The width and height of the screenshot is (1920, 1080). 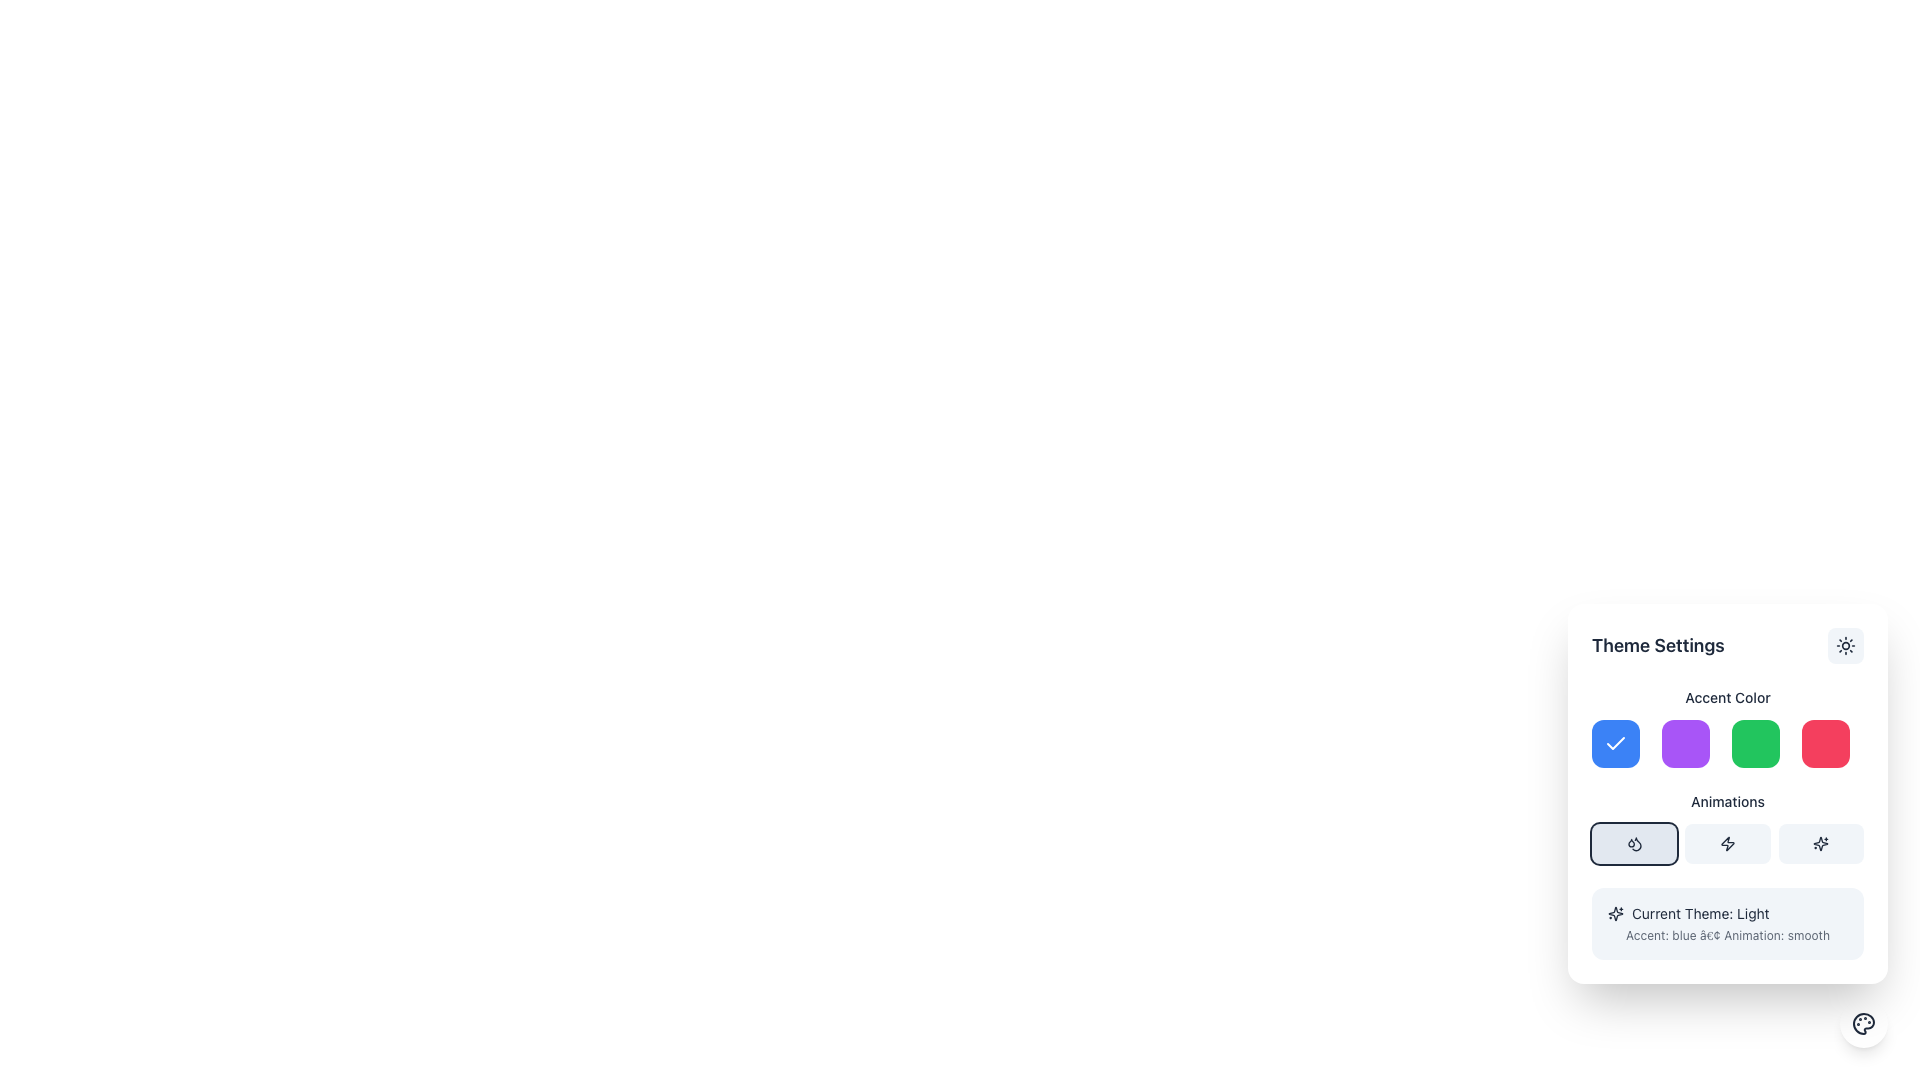 What do you see at coordinates (1727, 844) in the screenshot?
I see `the toggle button for selecting the animation style, which features a lightning bolt icon and is located in the rightmost column of the 'Animations' section in the Theme Settings modal` at bounding box center [1727, 844].